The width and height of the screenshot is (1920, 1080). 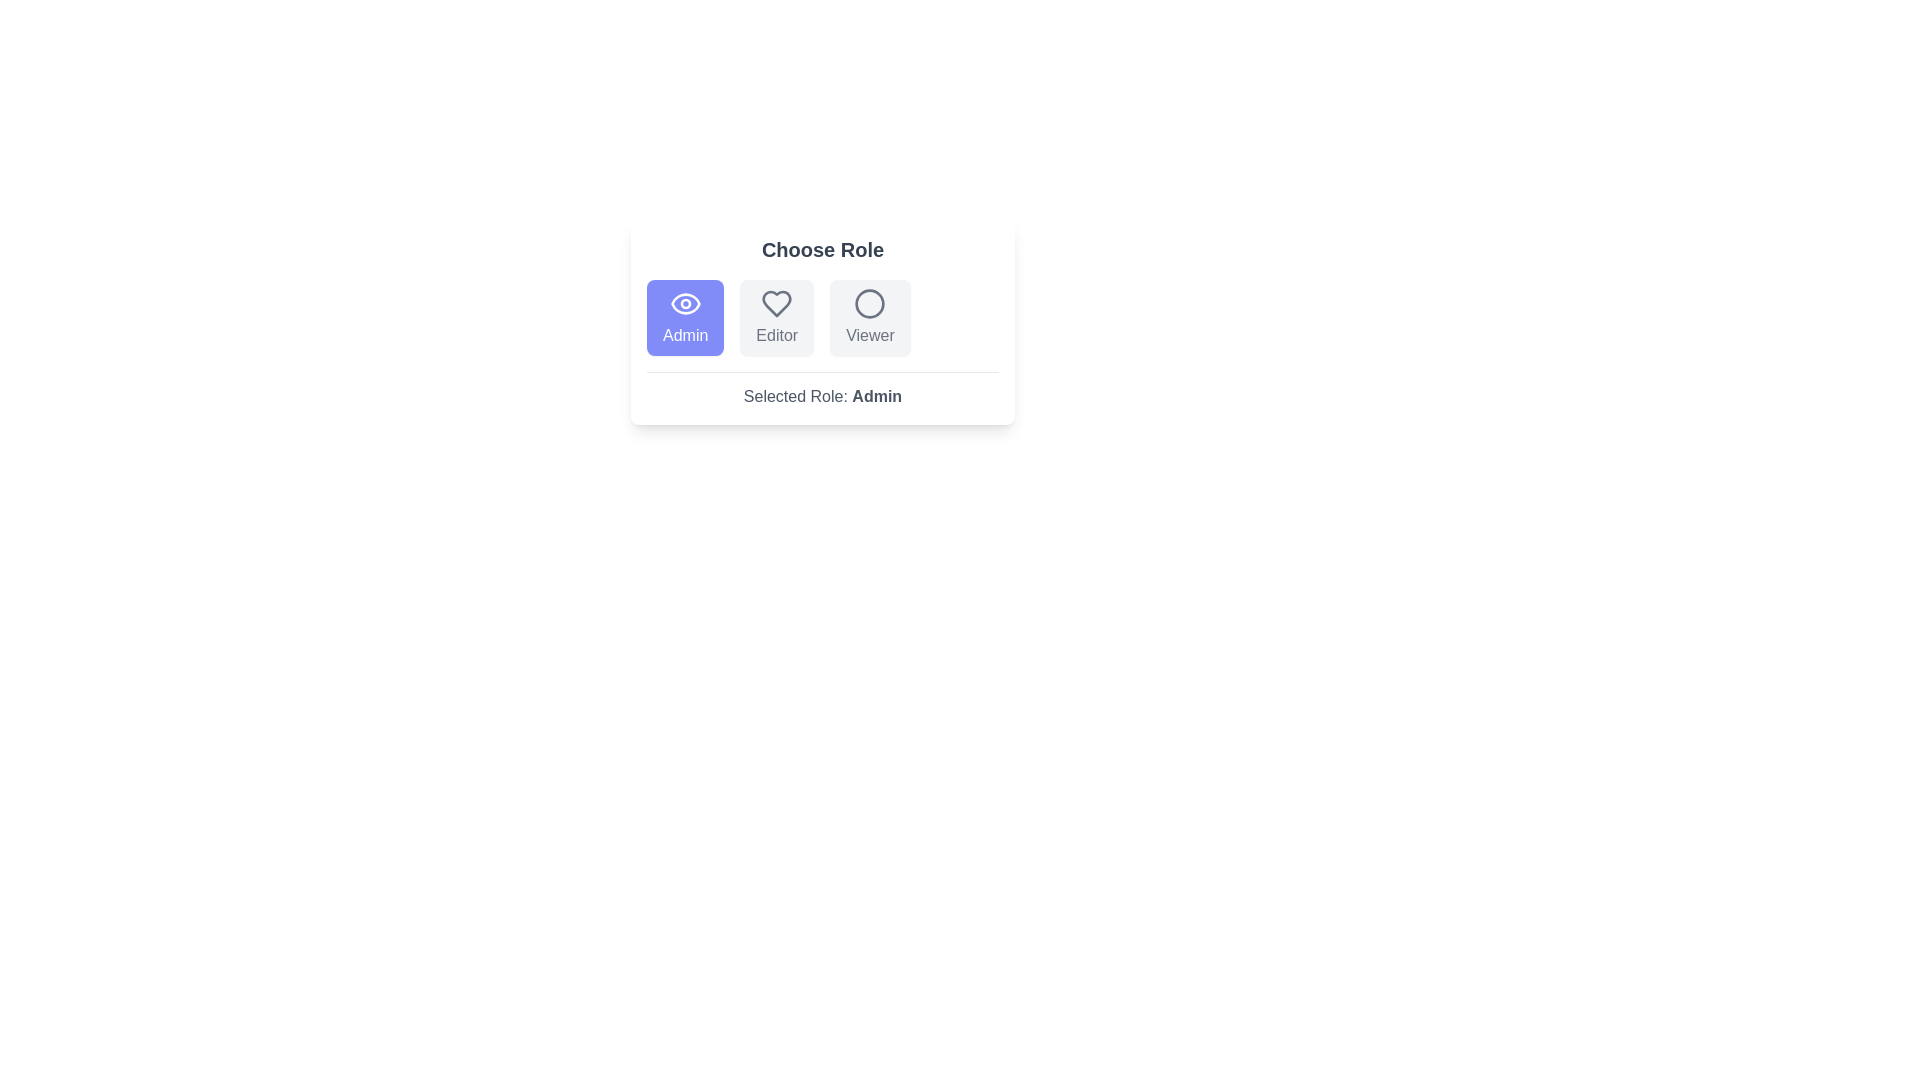 I want to click on the circular icon with a thin border that represents the 'Viewer' role selection option, so click(x=870, y=304).